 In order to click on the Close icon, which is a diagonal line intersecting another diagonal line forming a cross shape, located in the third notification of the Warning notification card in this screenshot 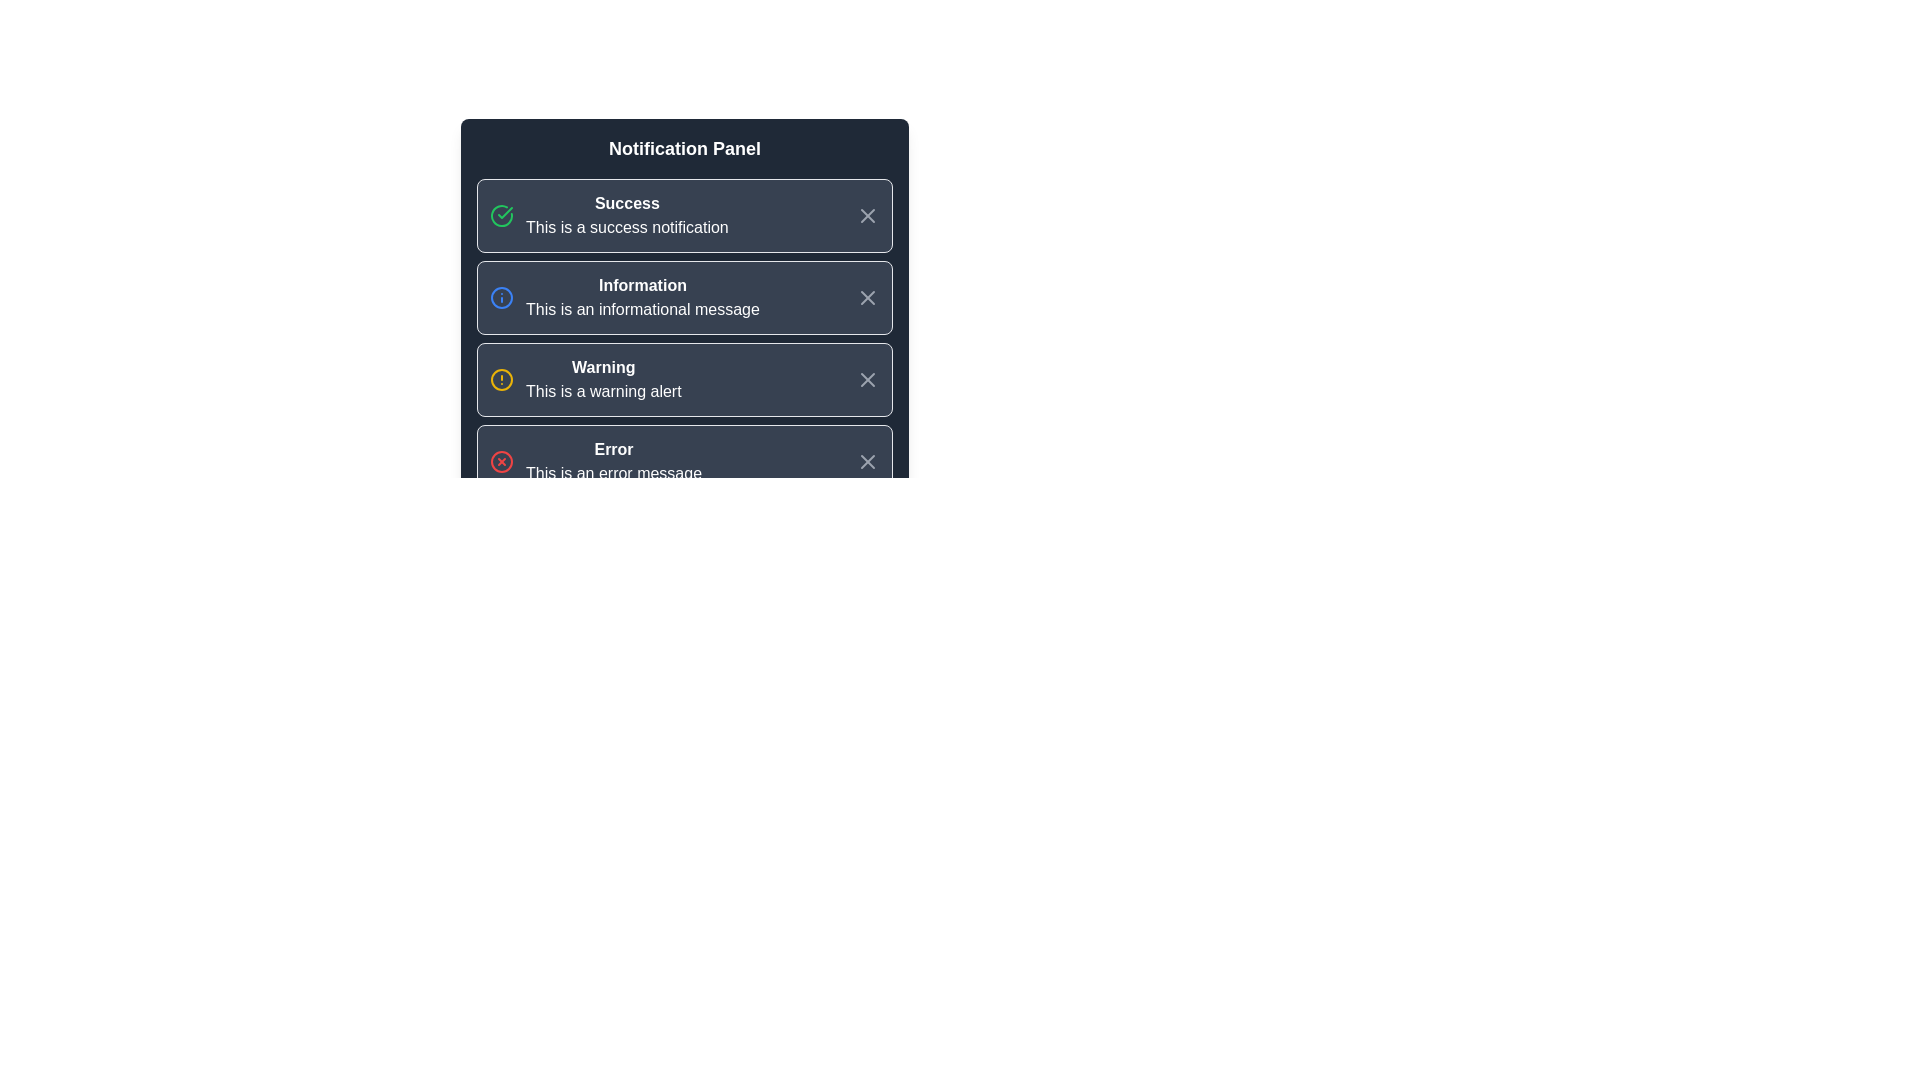, I will do `click(868, 380)`.